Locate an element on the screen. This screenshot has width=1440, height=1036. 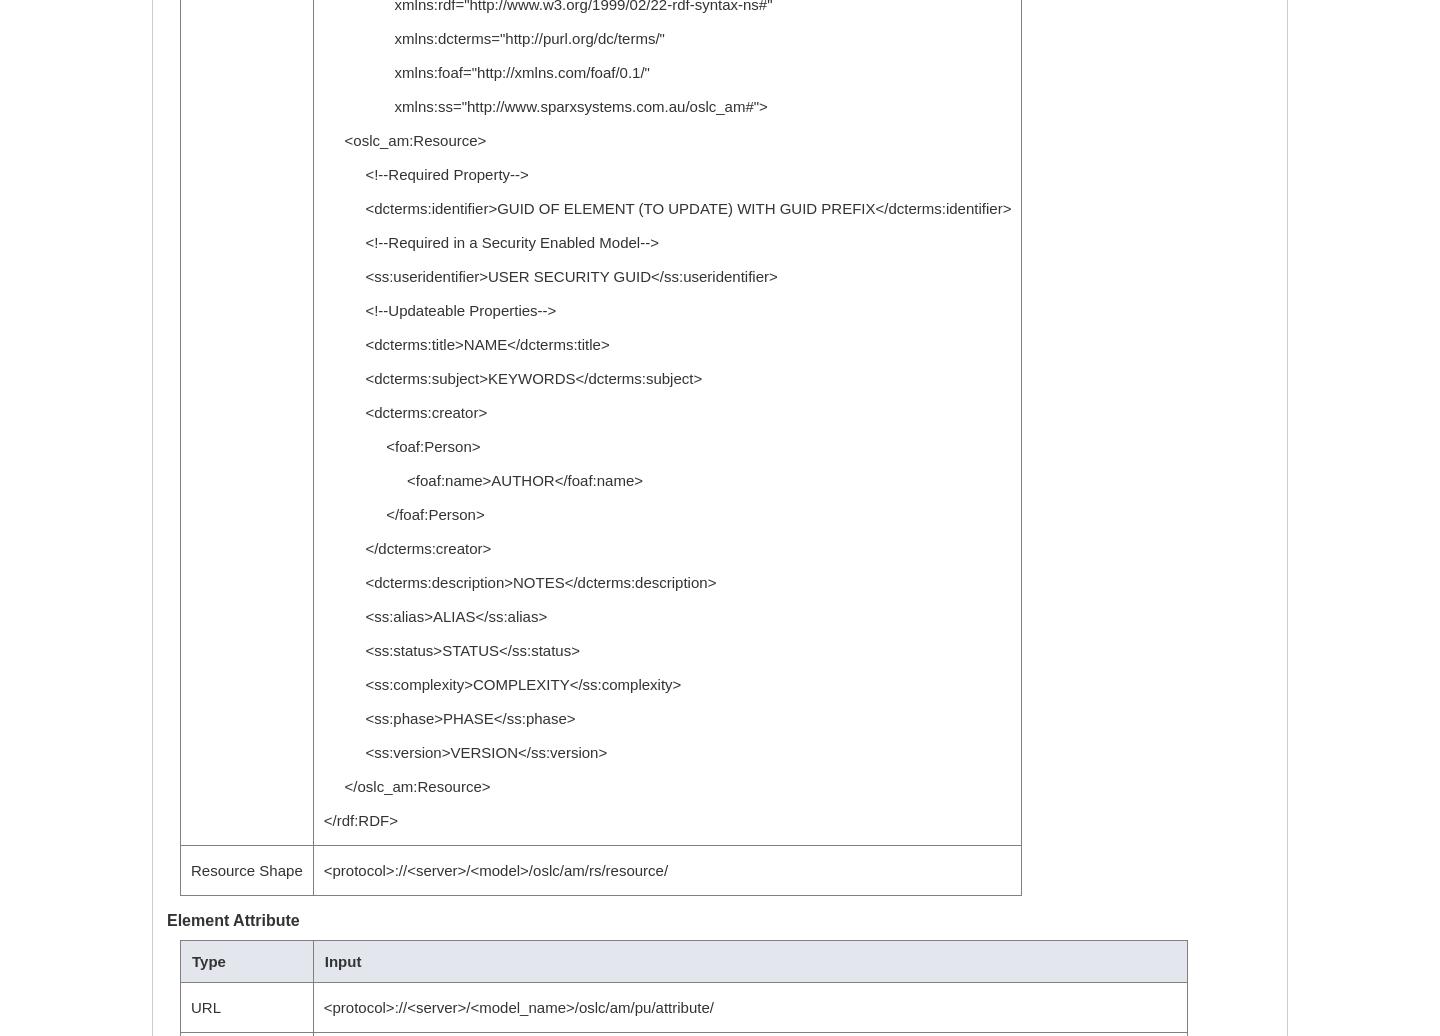
'<oslc_am:Resource>' is located at coordinates (403, 140).